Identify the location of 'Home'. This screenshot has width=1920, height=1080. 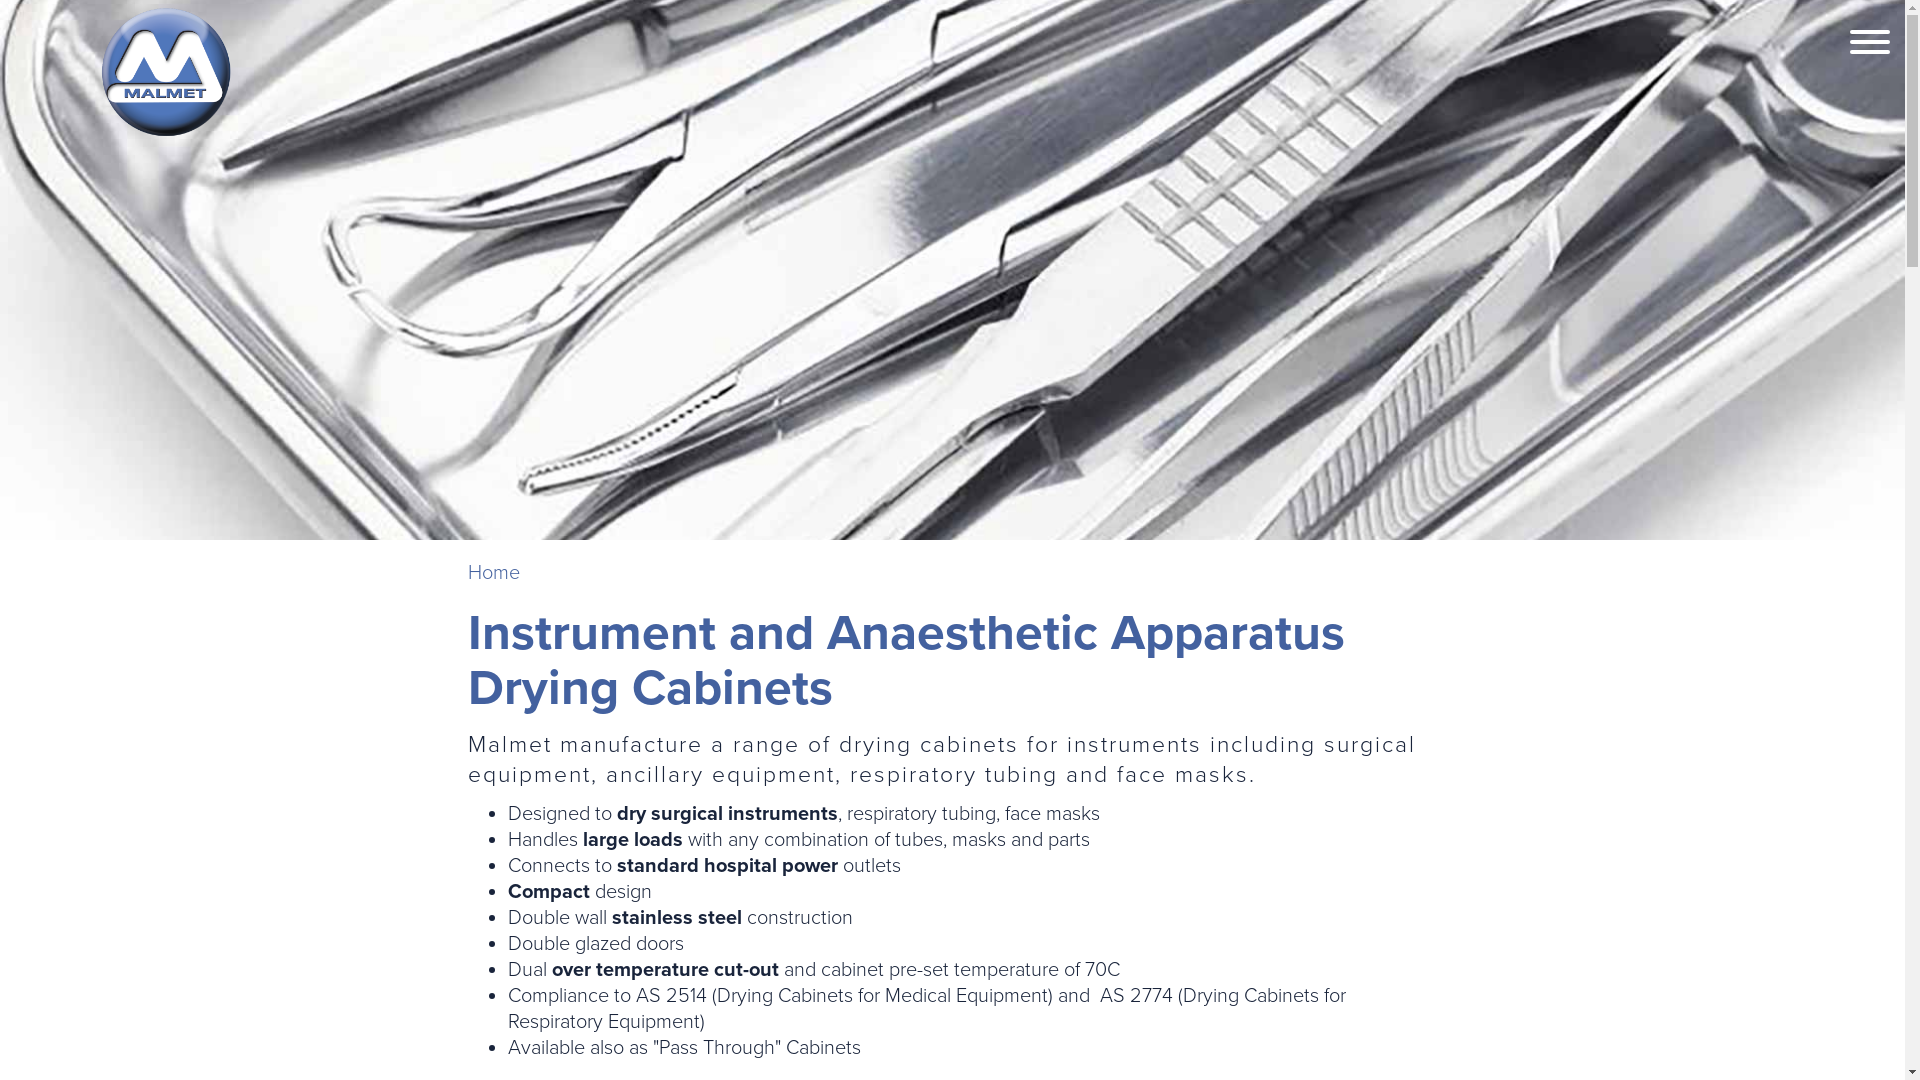
(494, 573).